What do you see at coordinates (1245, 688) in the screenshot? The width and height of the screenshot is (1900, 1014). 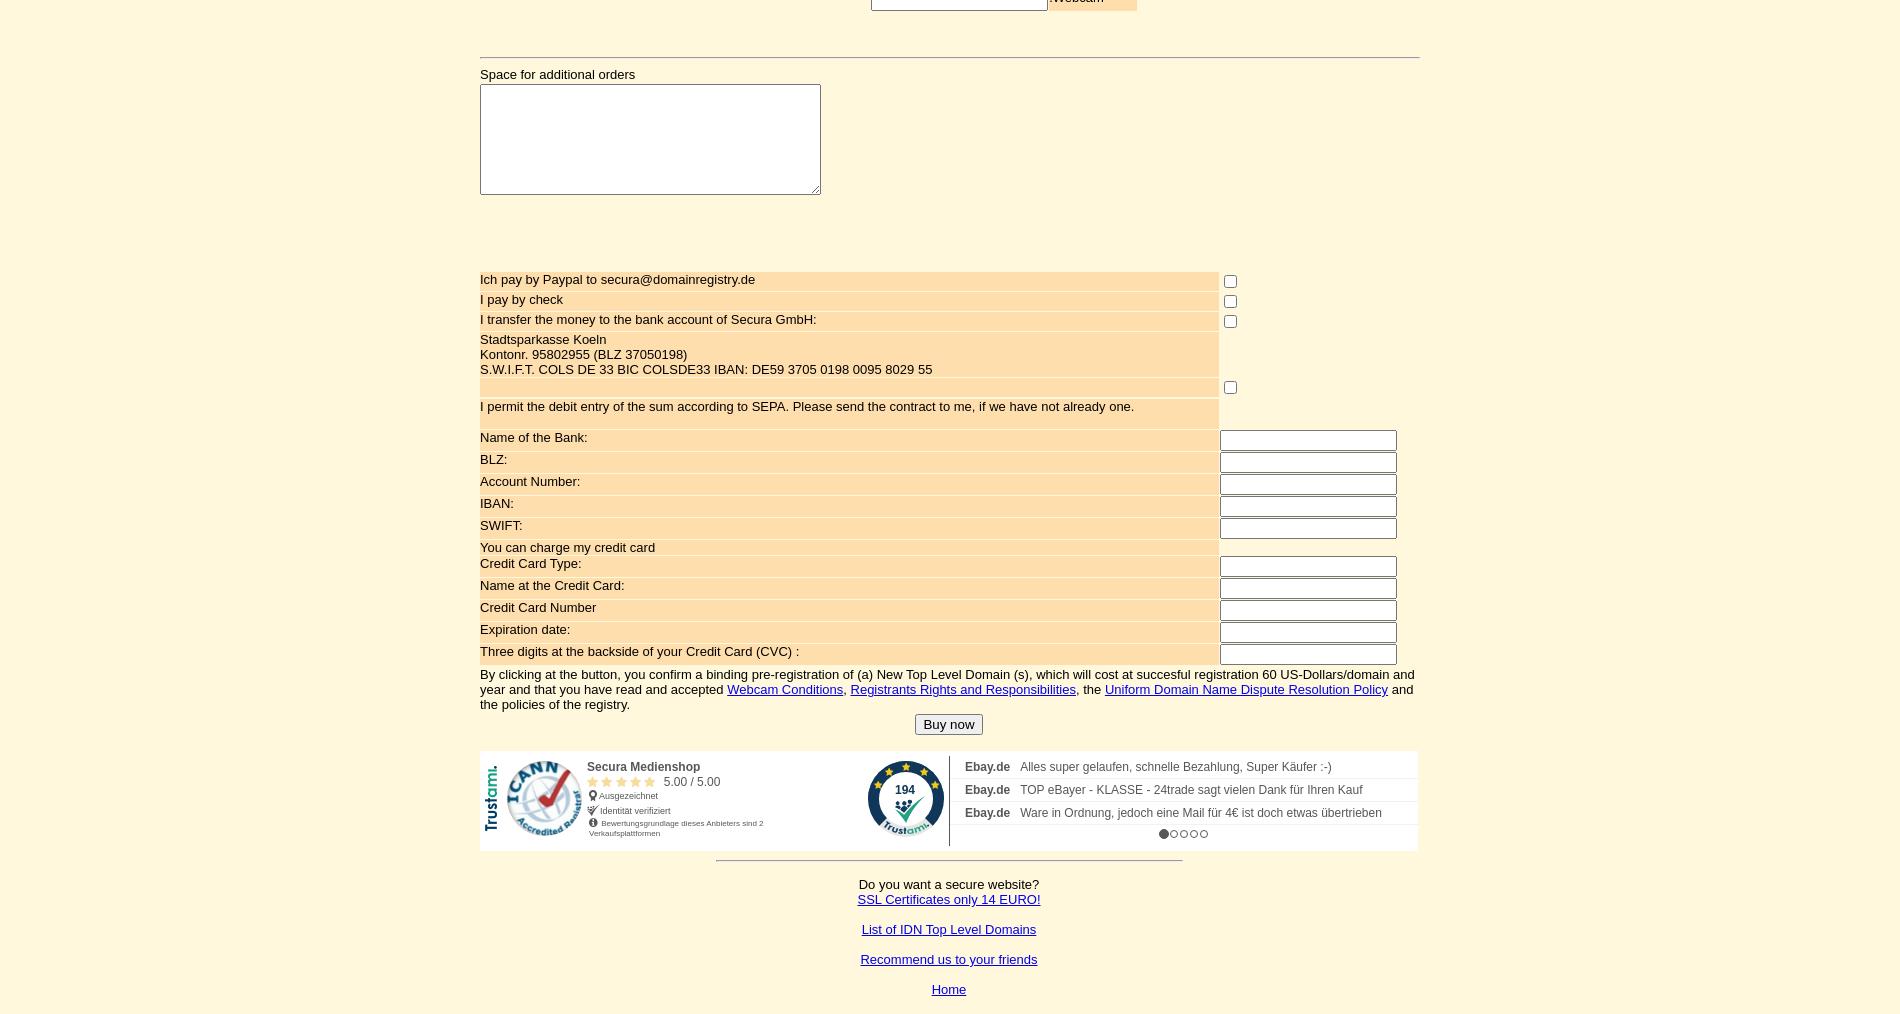 I see `'Uniform
Domain Name Dispute
Resolution Policy'` at bounding box center [1245, 688].